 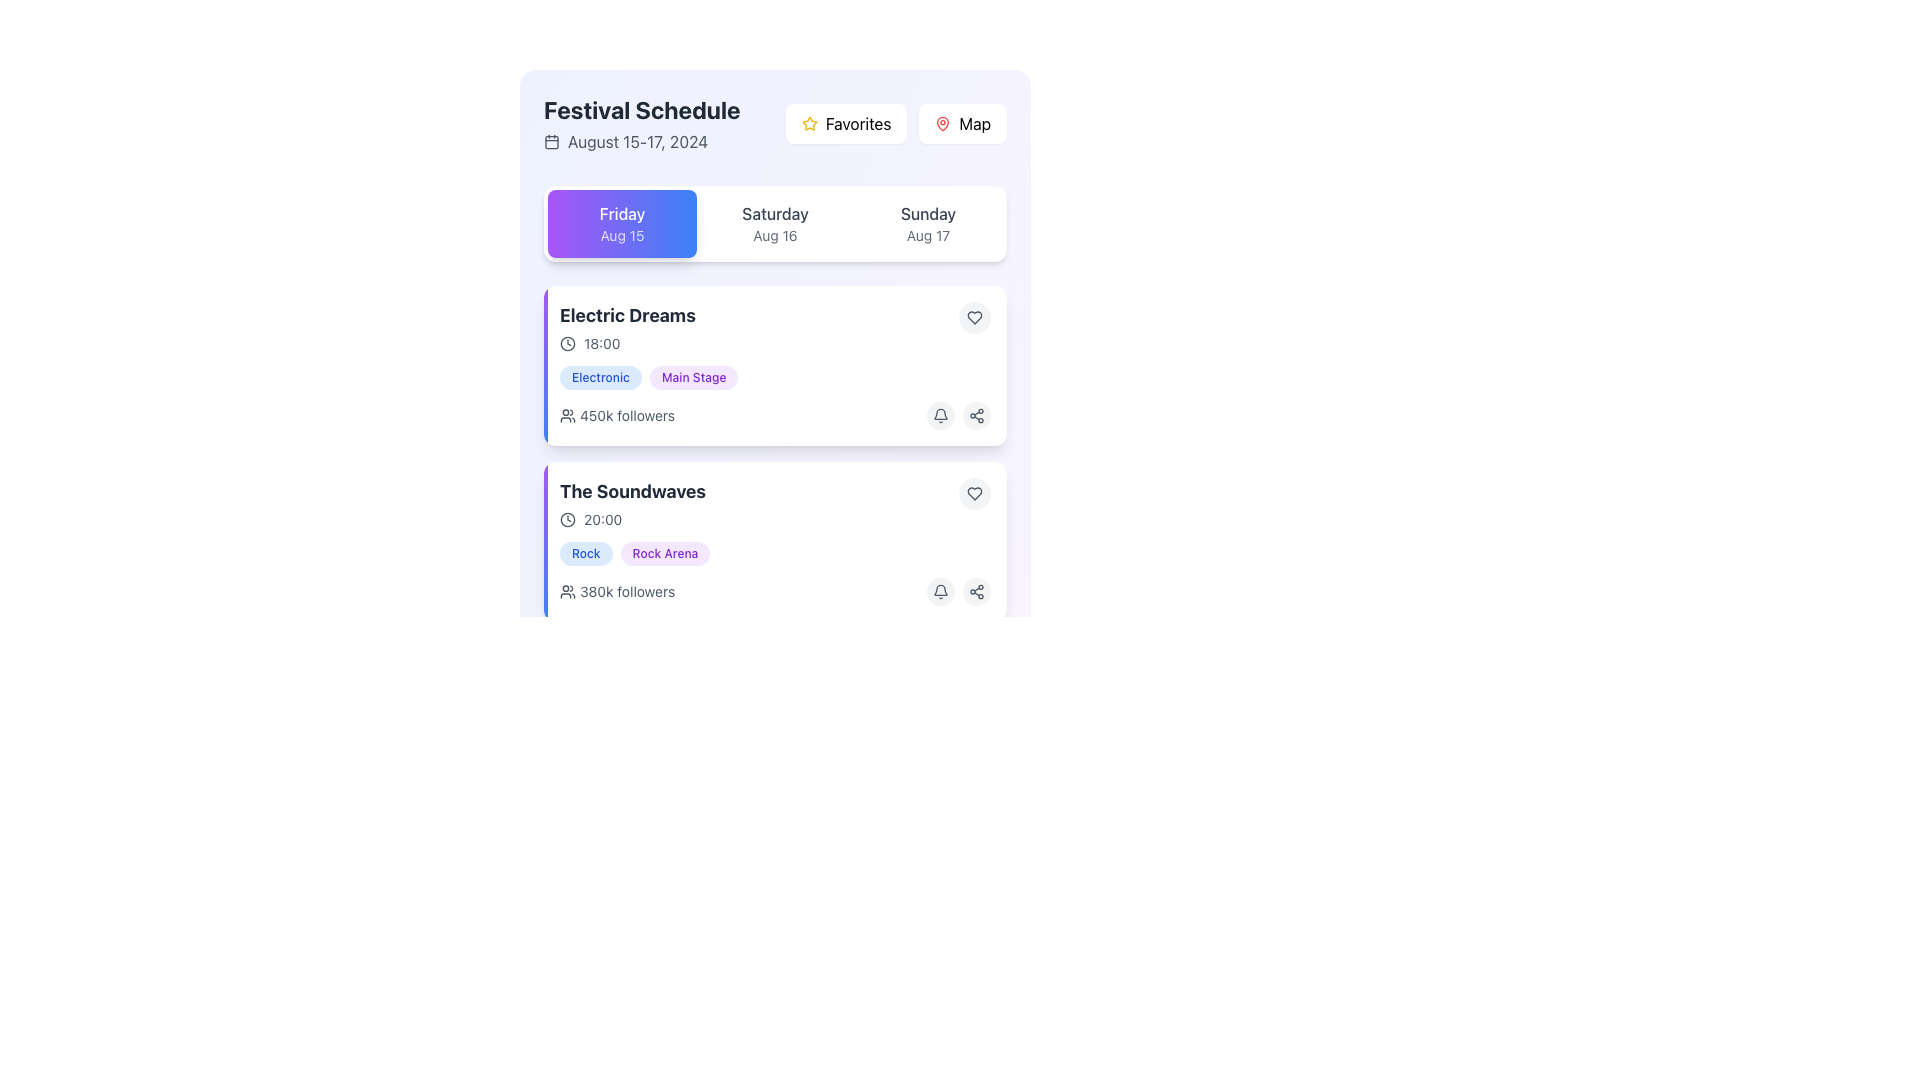 What do you see at coordinates (974, 493) in the screenshot?
I see `the circular button with a gray background and heart icon, located on the far-right side of 'The Soundwaves' section, for keyboard accessibility` at bounding box center [974, 493].